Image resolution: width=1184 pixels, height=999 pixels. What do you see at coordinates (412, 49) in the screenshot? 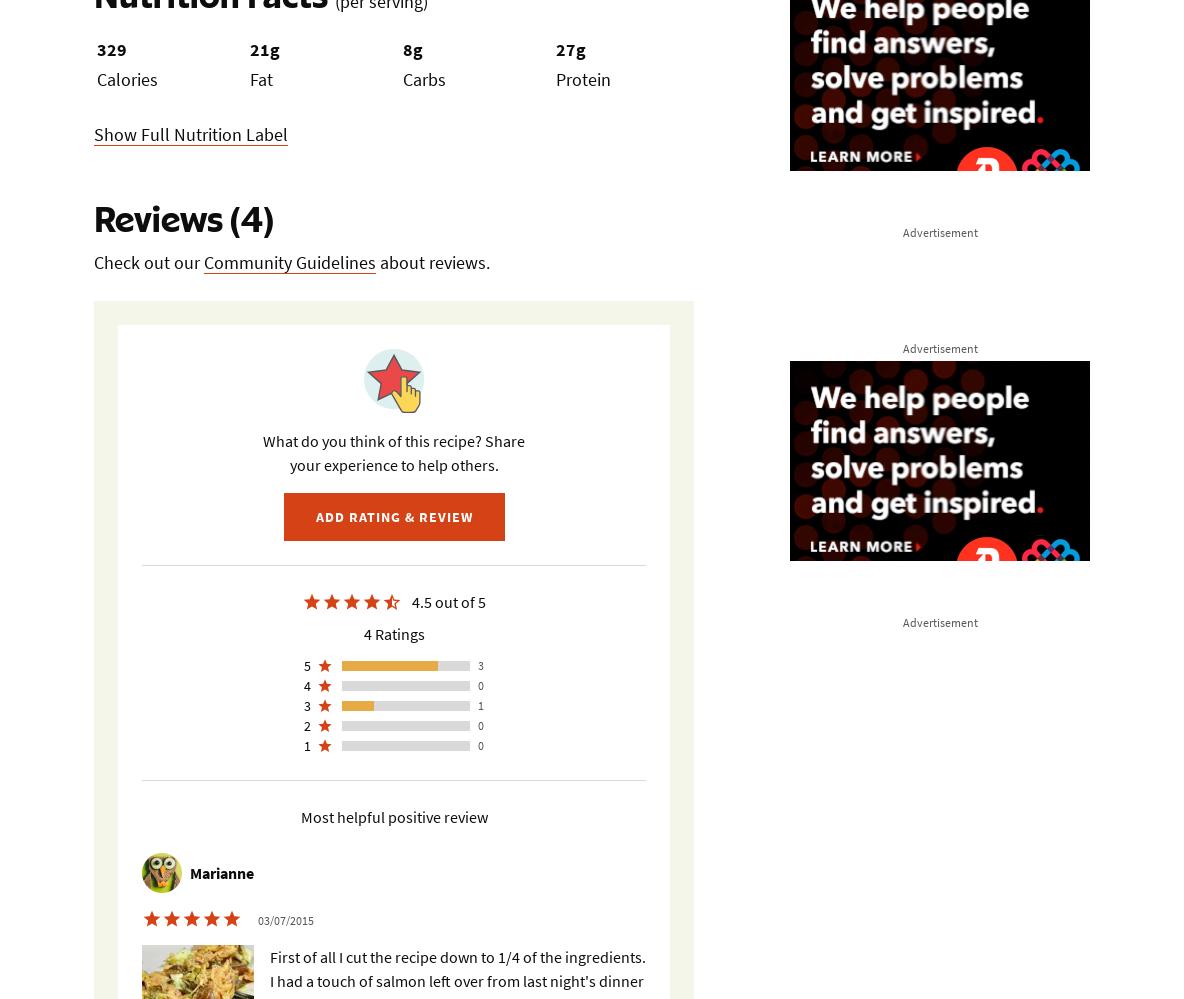
I see `'8g'` at bounding box center [412, 49].